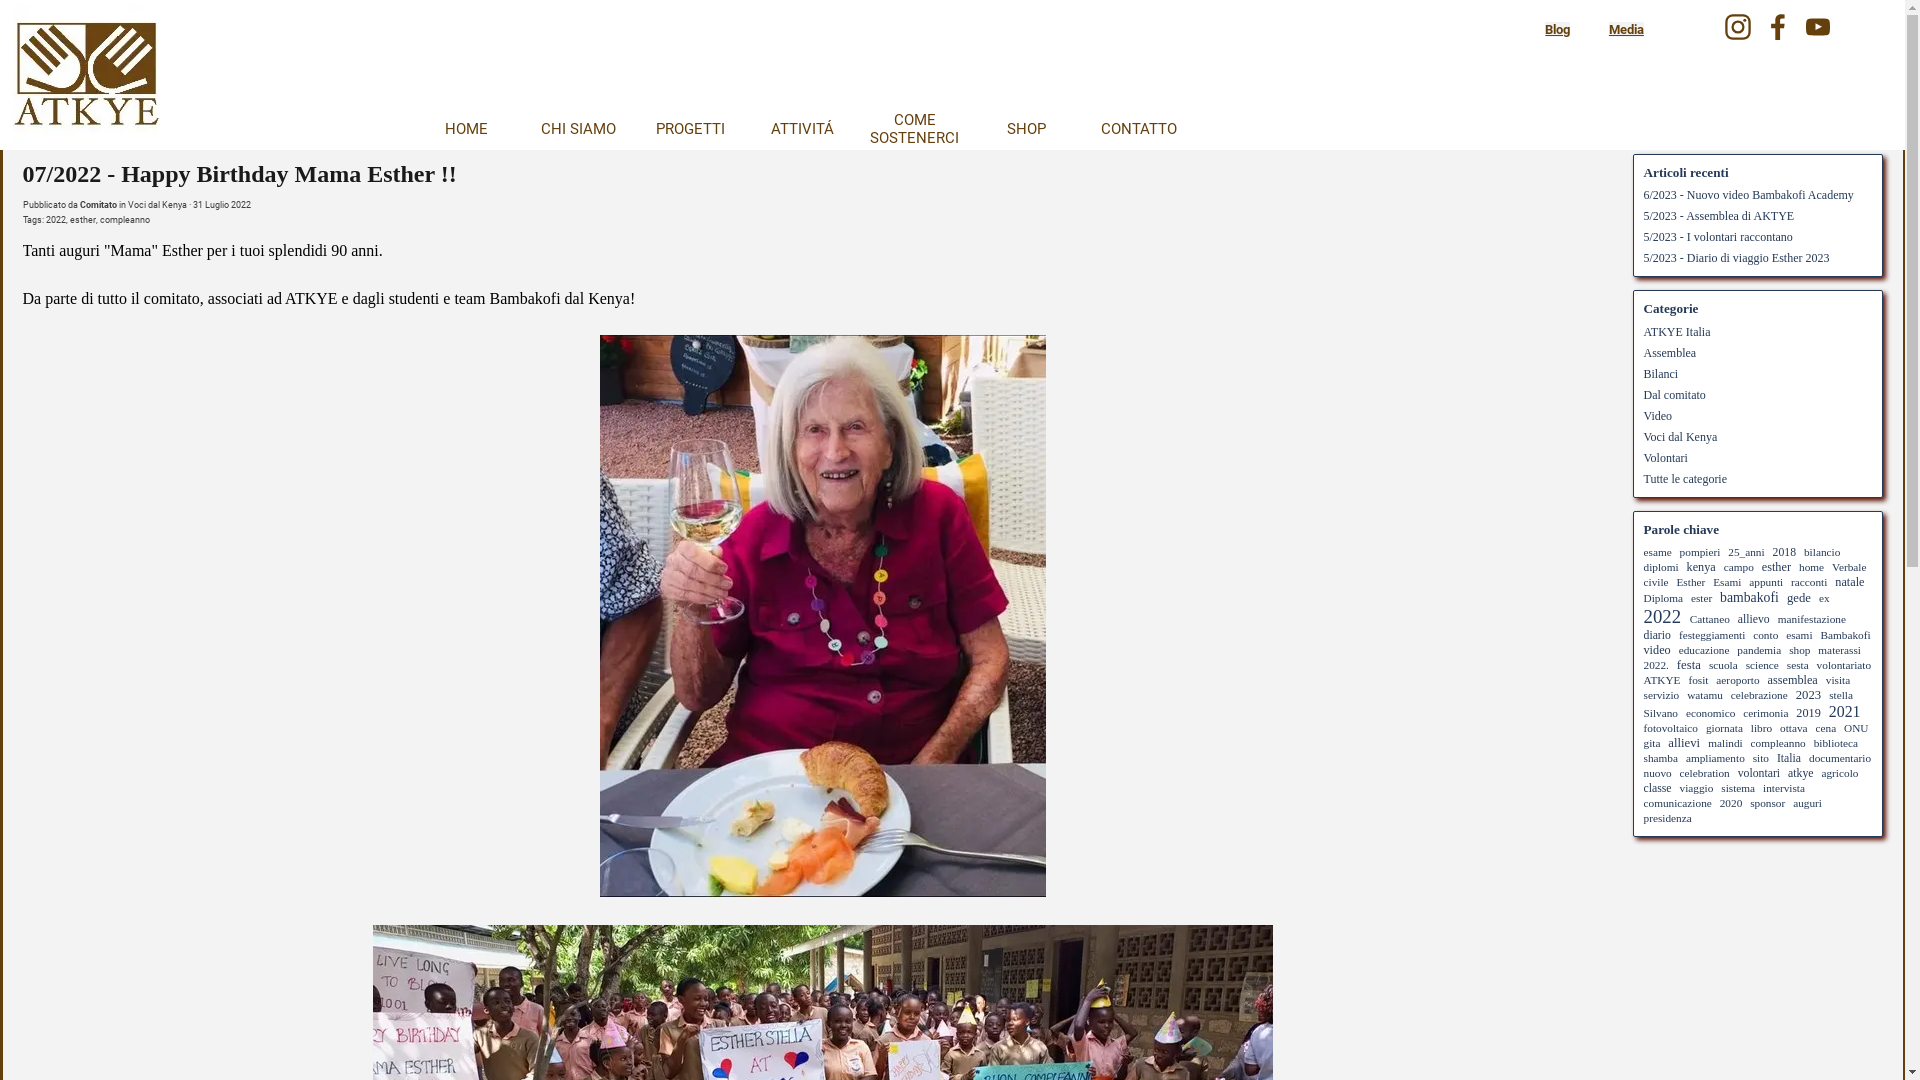  I want to click on 'campo', so click(1737, 567).